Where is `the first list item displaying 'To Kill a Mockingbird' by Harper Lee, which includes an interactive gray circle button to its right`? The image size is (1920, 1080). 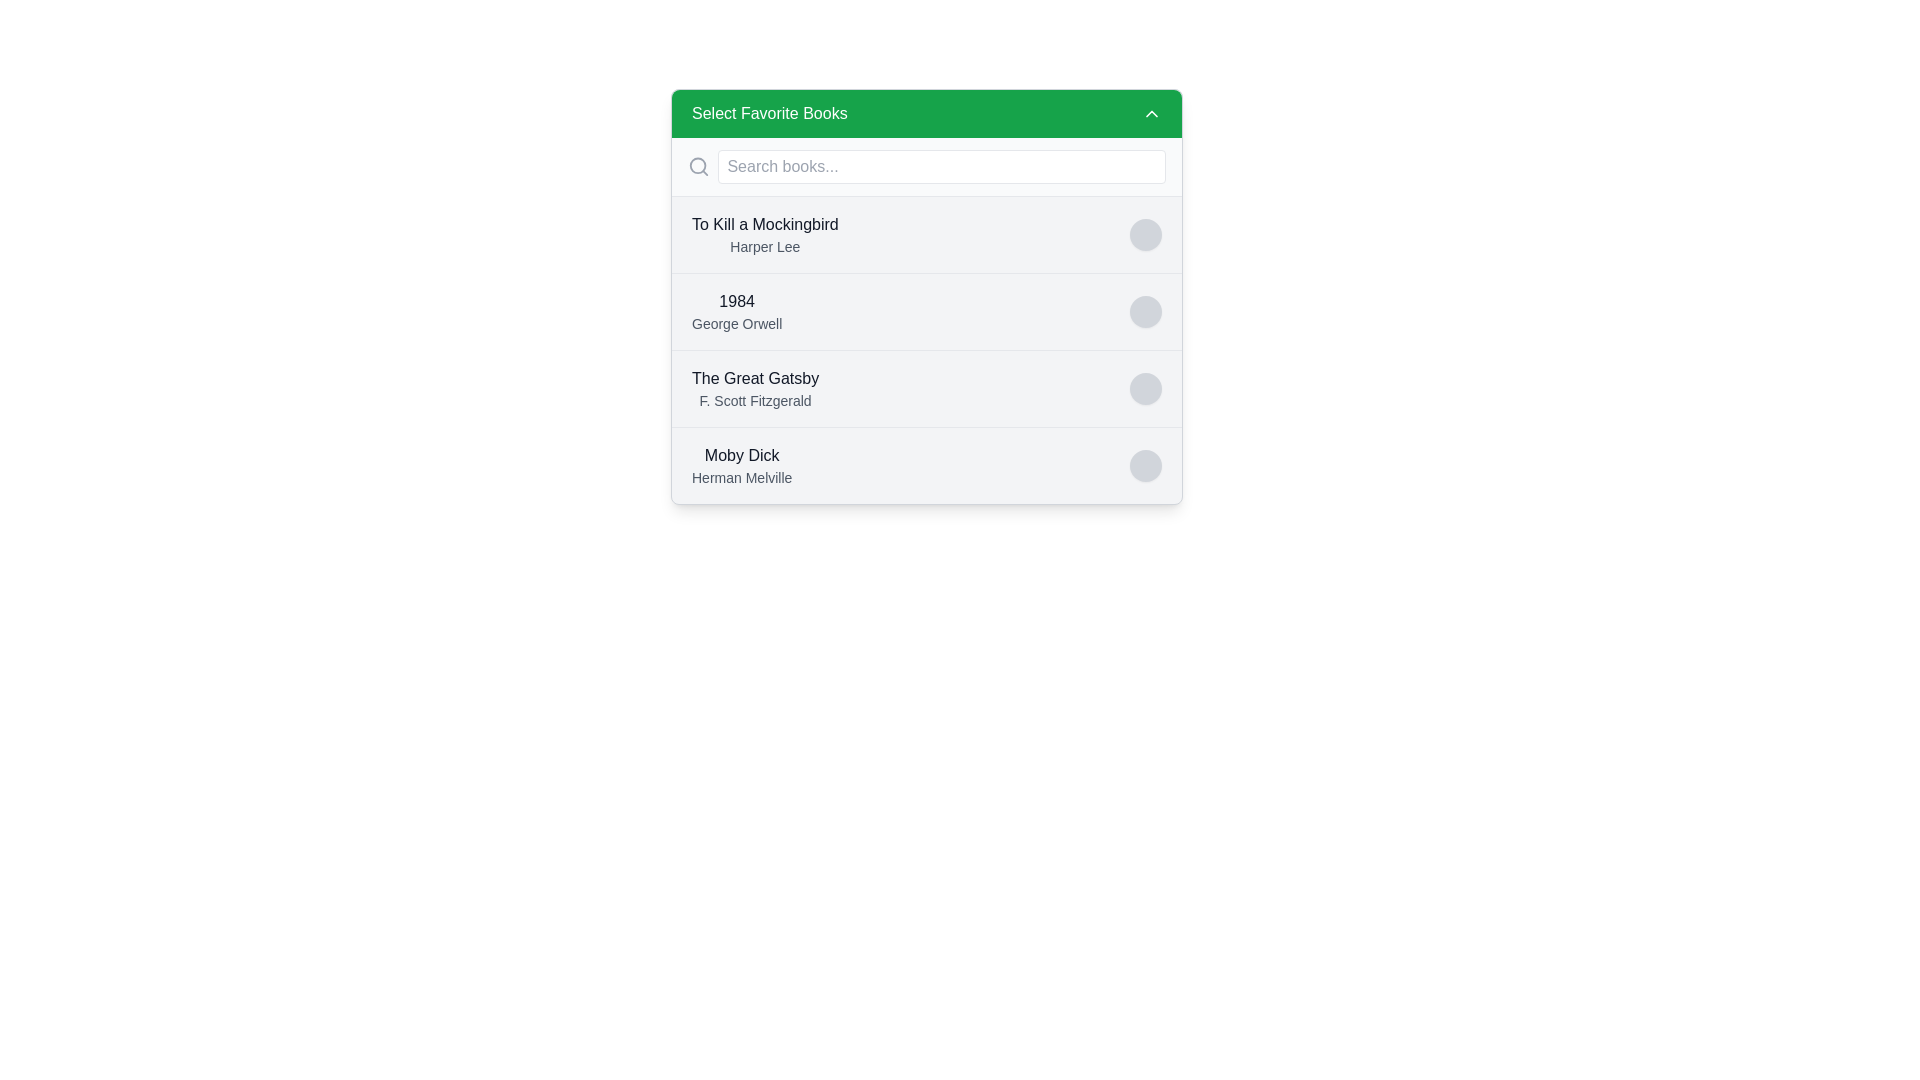
the first list item displaying 'To Kill a Mockingbird' by Harper Lee, which includes an interactive gray circle button to its right is located at coordinates (925, 234).